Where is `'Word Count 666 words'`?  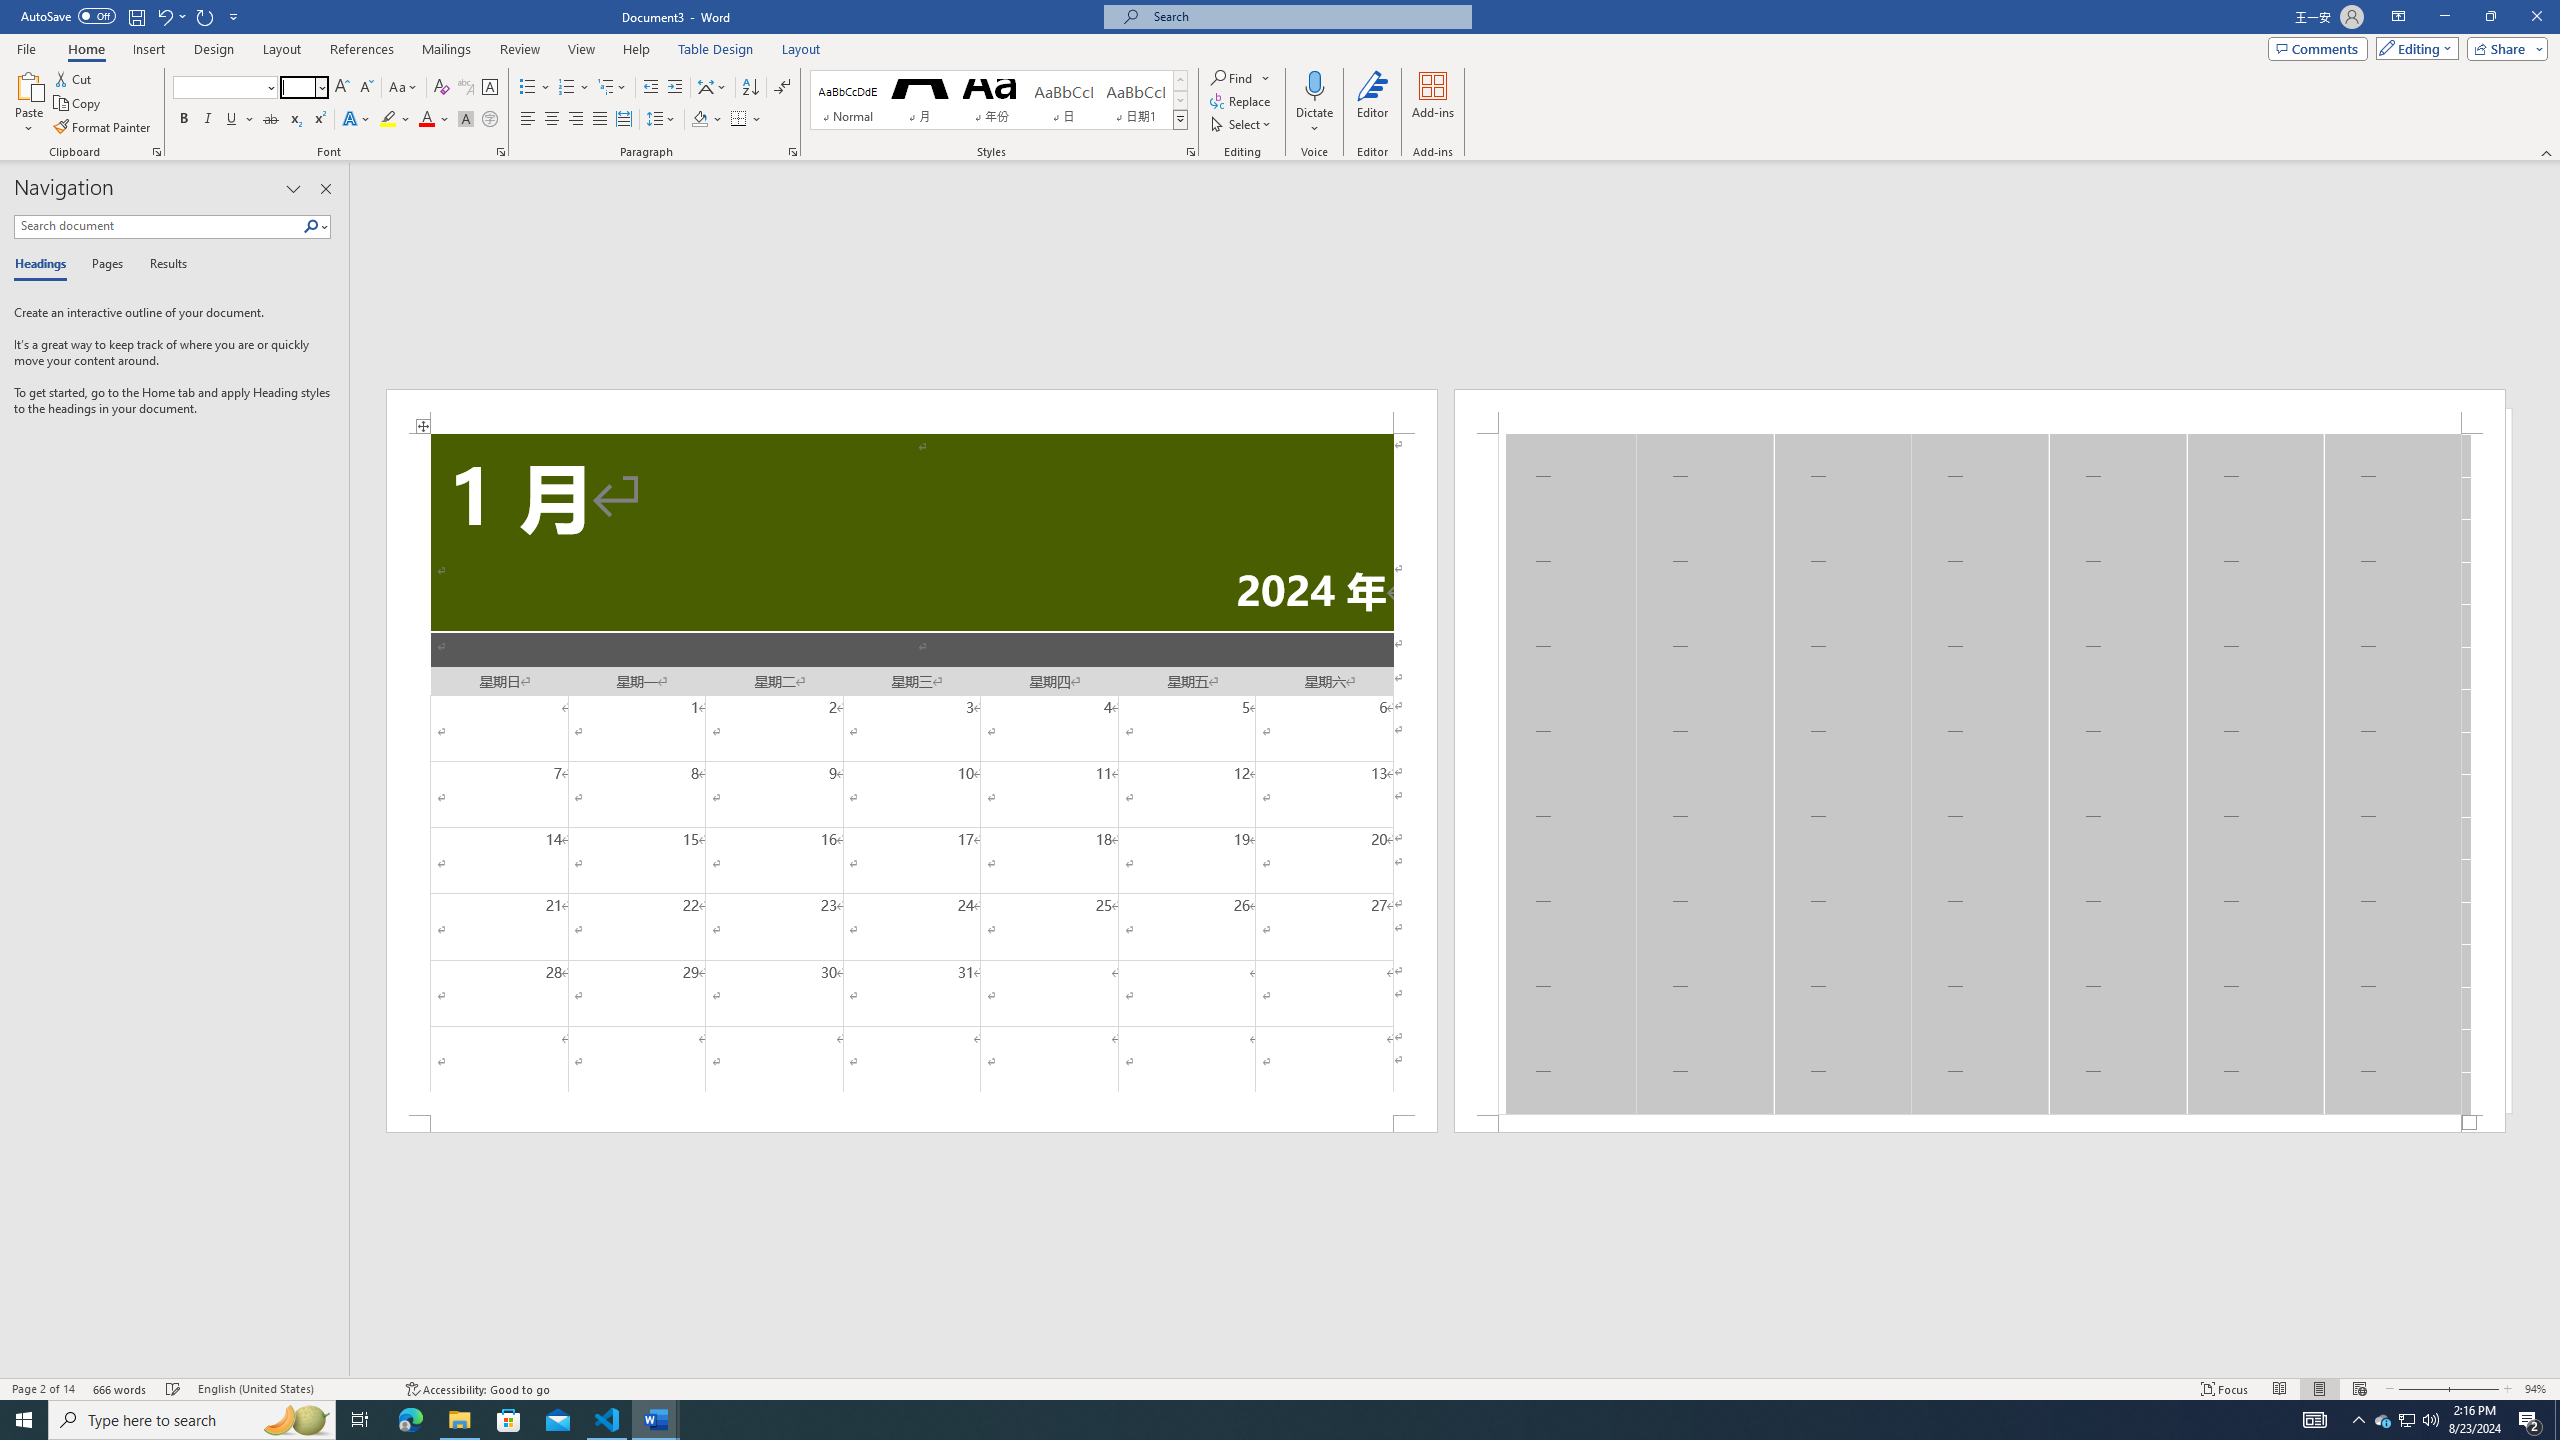
'Word Count 666 words' is located at coordinates (121, 1389).